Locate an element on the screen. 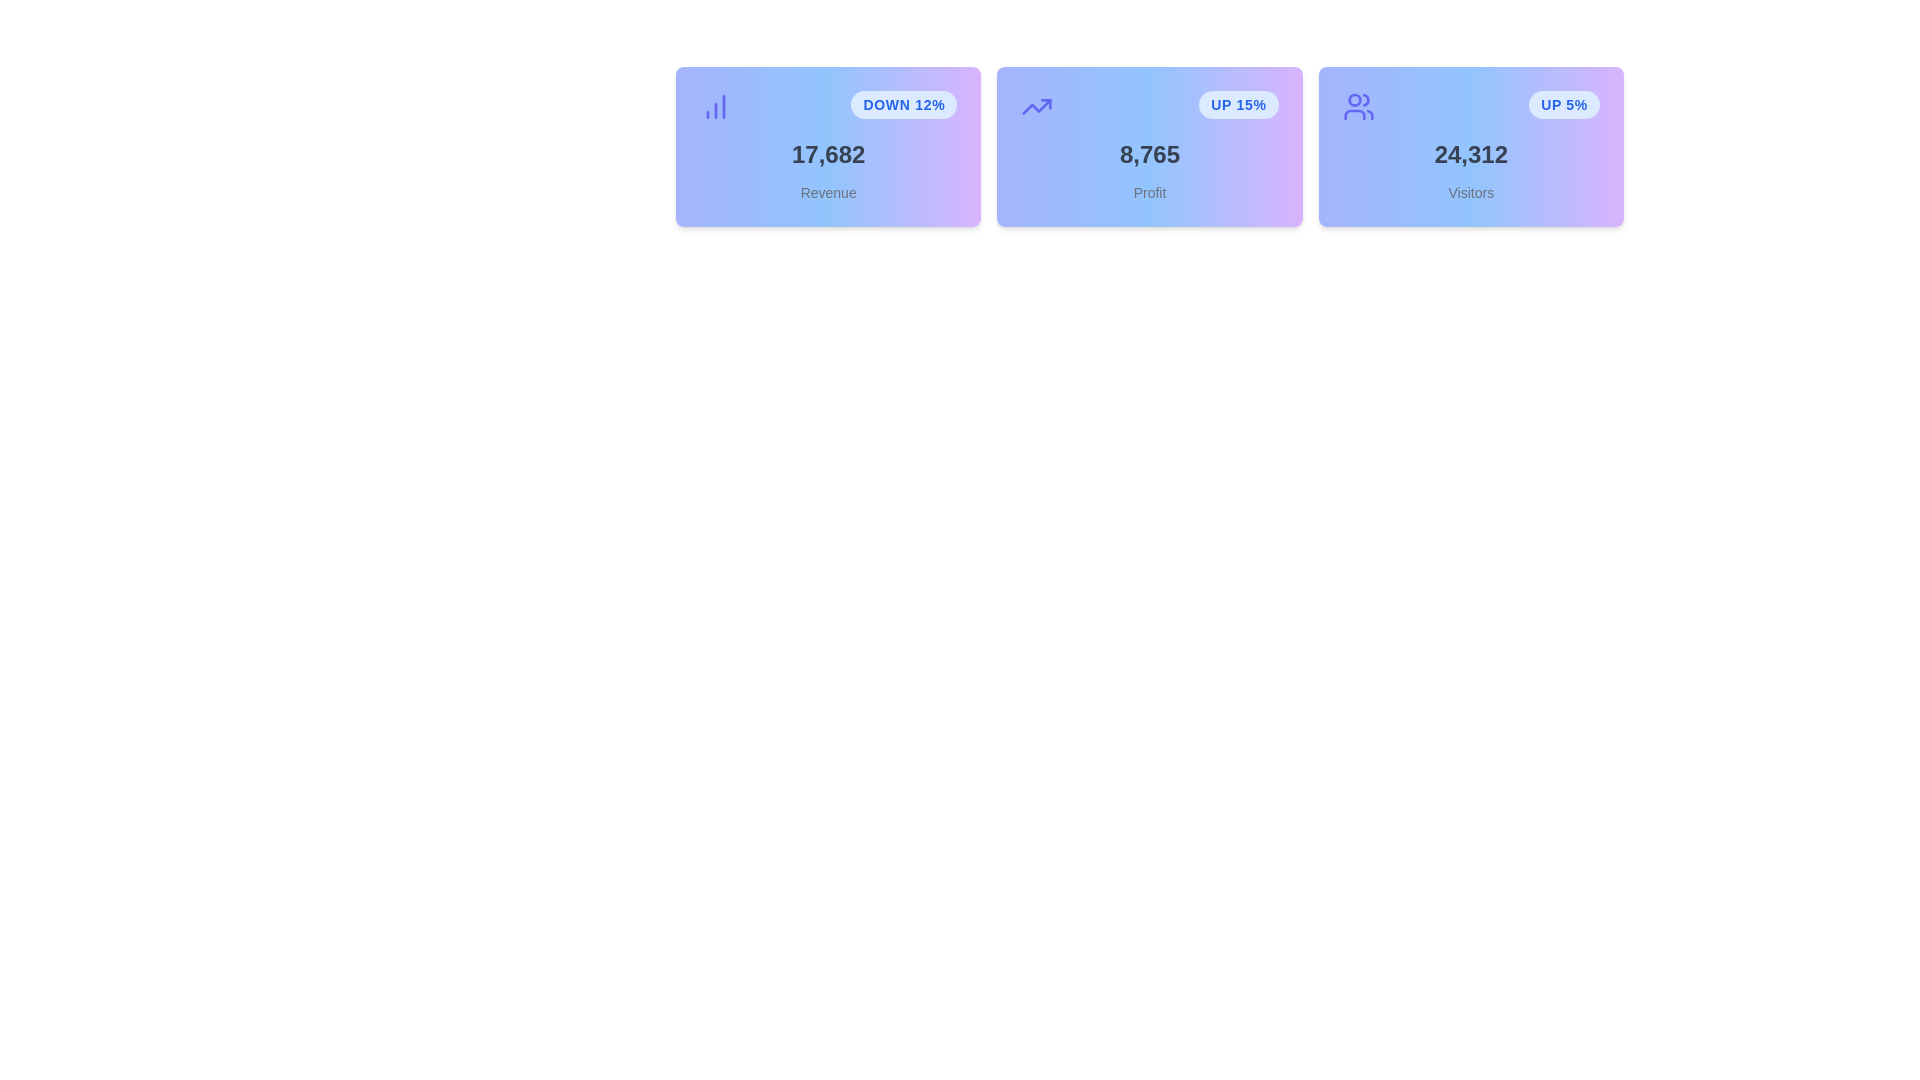 The image size is (1920, 1080). the indigo blue icon representing a group of two people, located in the top-left corner of the third card showing '24,312 Visitors' is located at coordinates (1358, 107).